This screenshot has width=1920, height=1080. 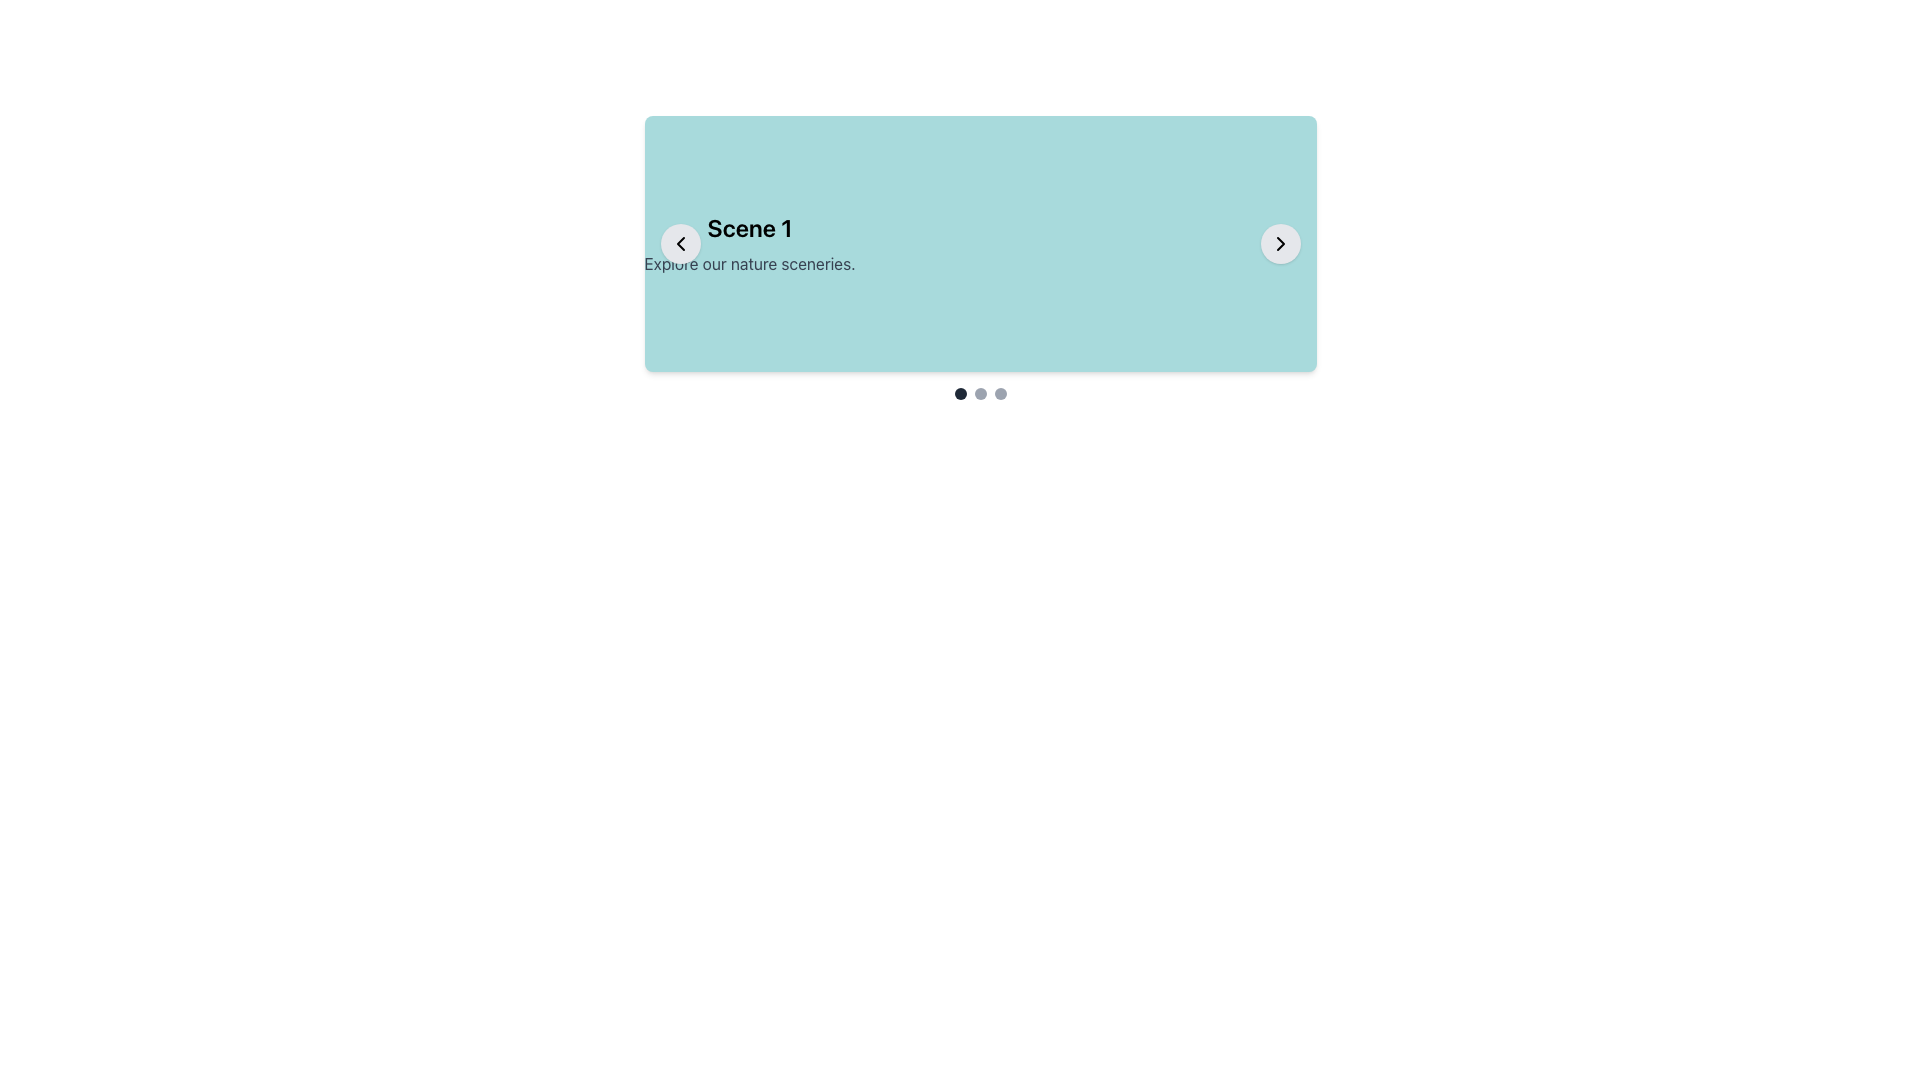 What do you see at coordinates (680, 242) in the screenshot?
I see `the circular button with a light gray background and a leftward-pointing chevron icon` at bounding box center [680, 242].